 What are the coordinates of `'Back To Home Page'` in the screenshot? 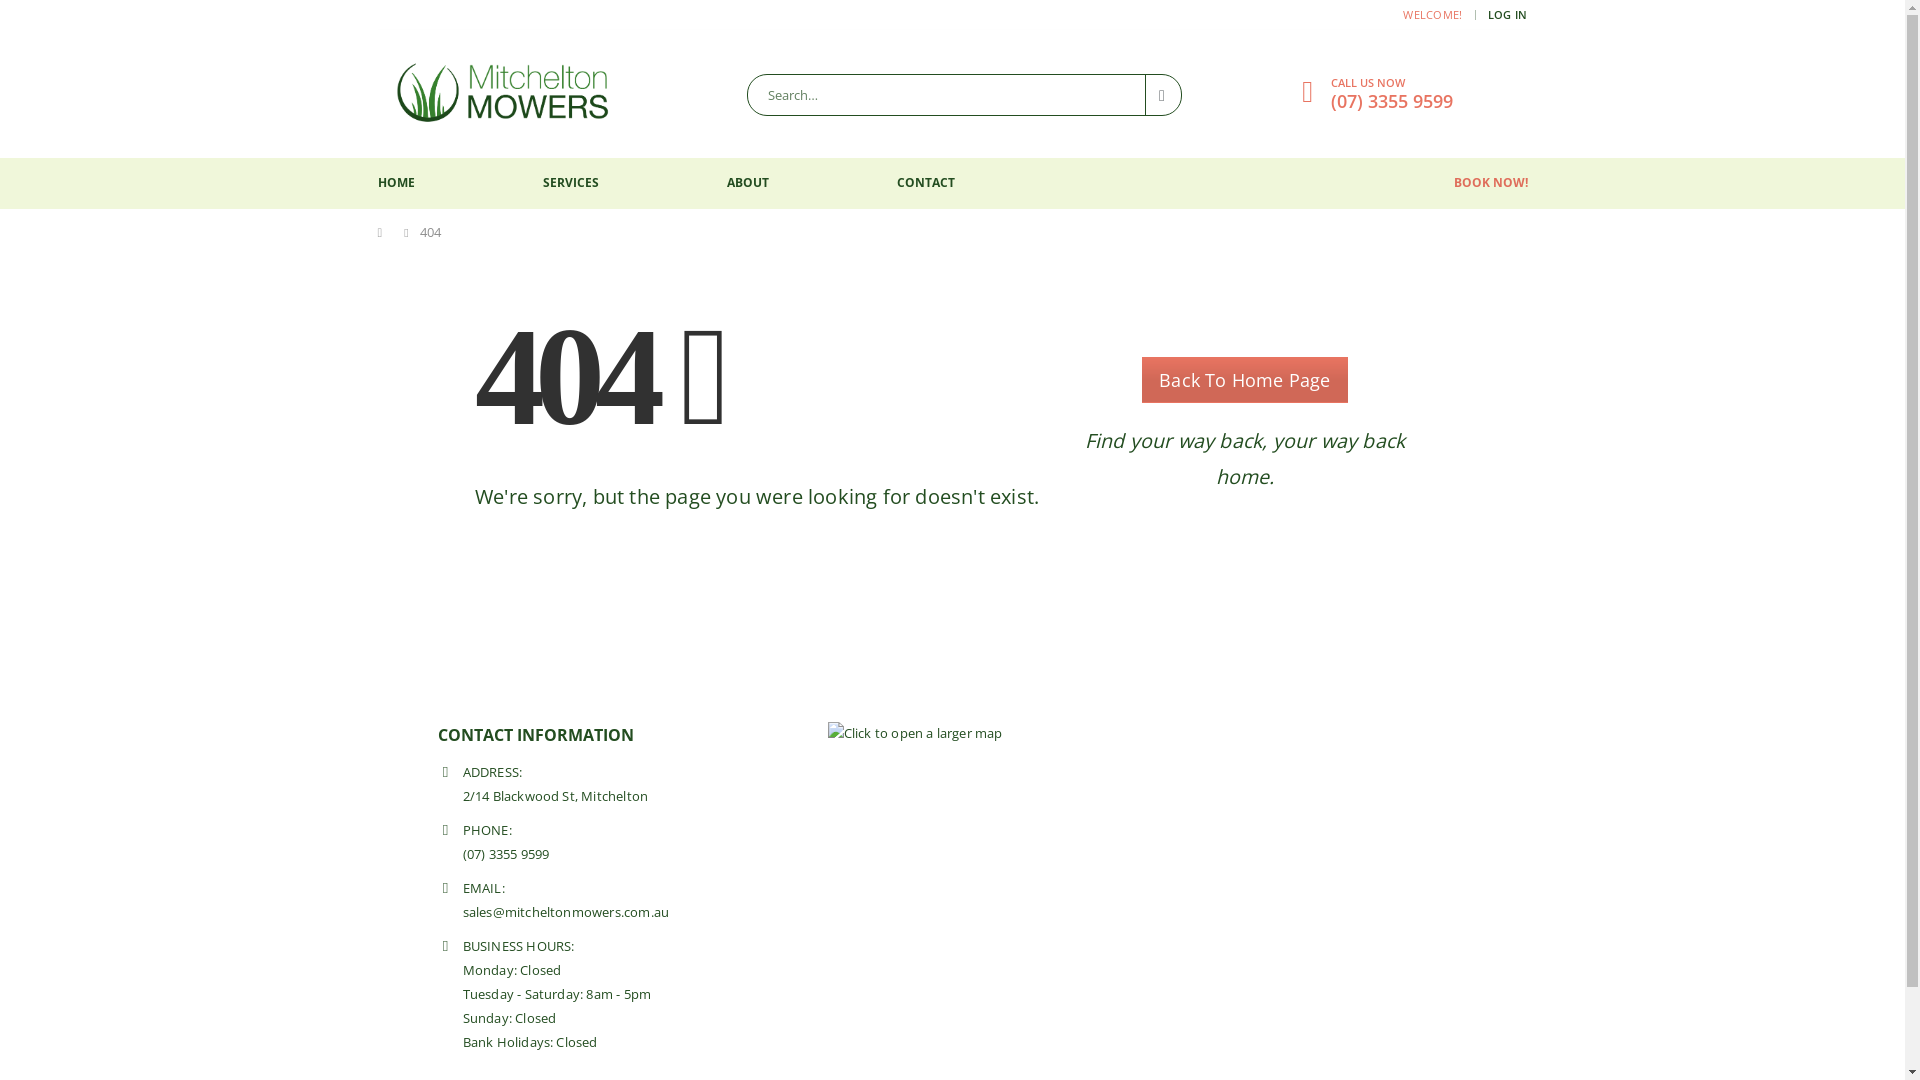 It's located at (1243, 380).